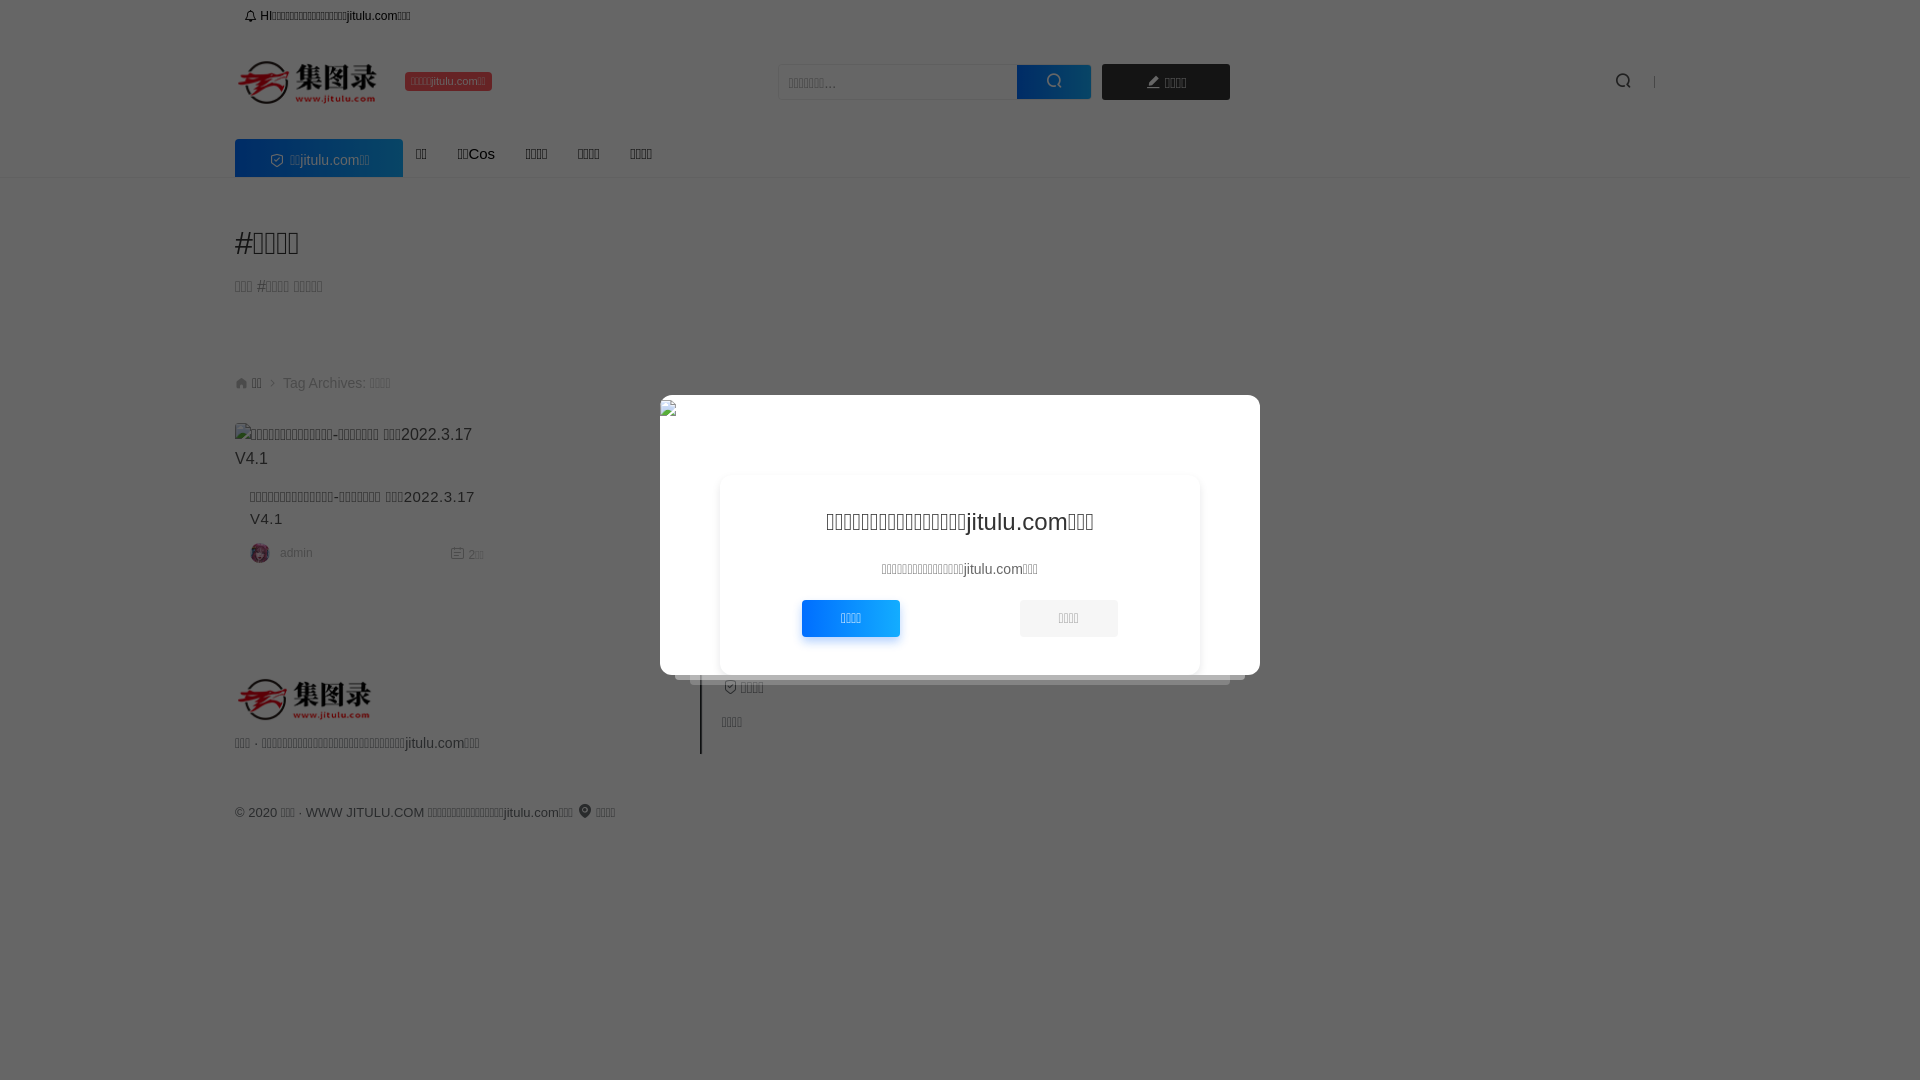 This screenshot has width=1920, height=1080. Describe the element at coordinates (295, 552) in the screenshot. I see `'admin'` at that location.